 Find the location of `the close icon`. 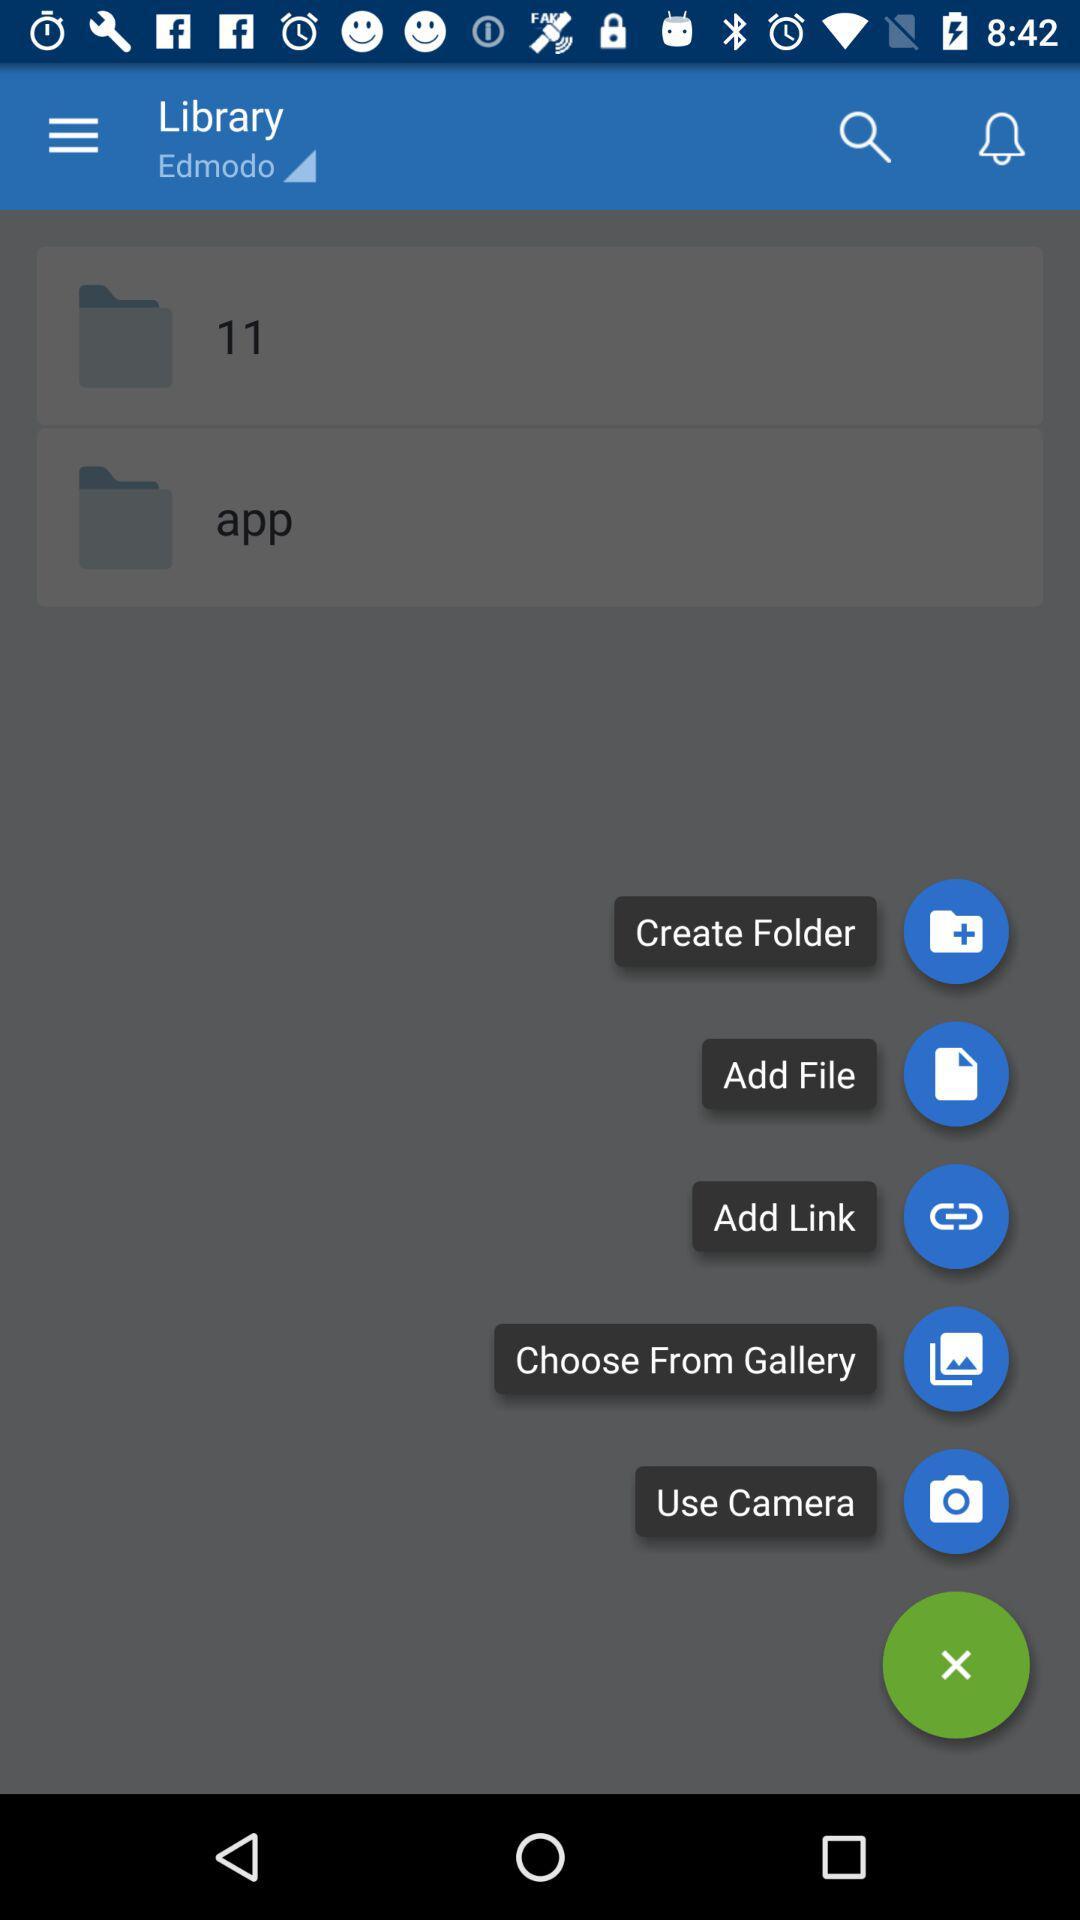

the close icon is located at coordinates (955, 1665).